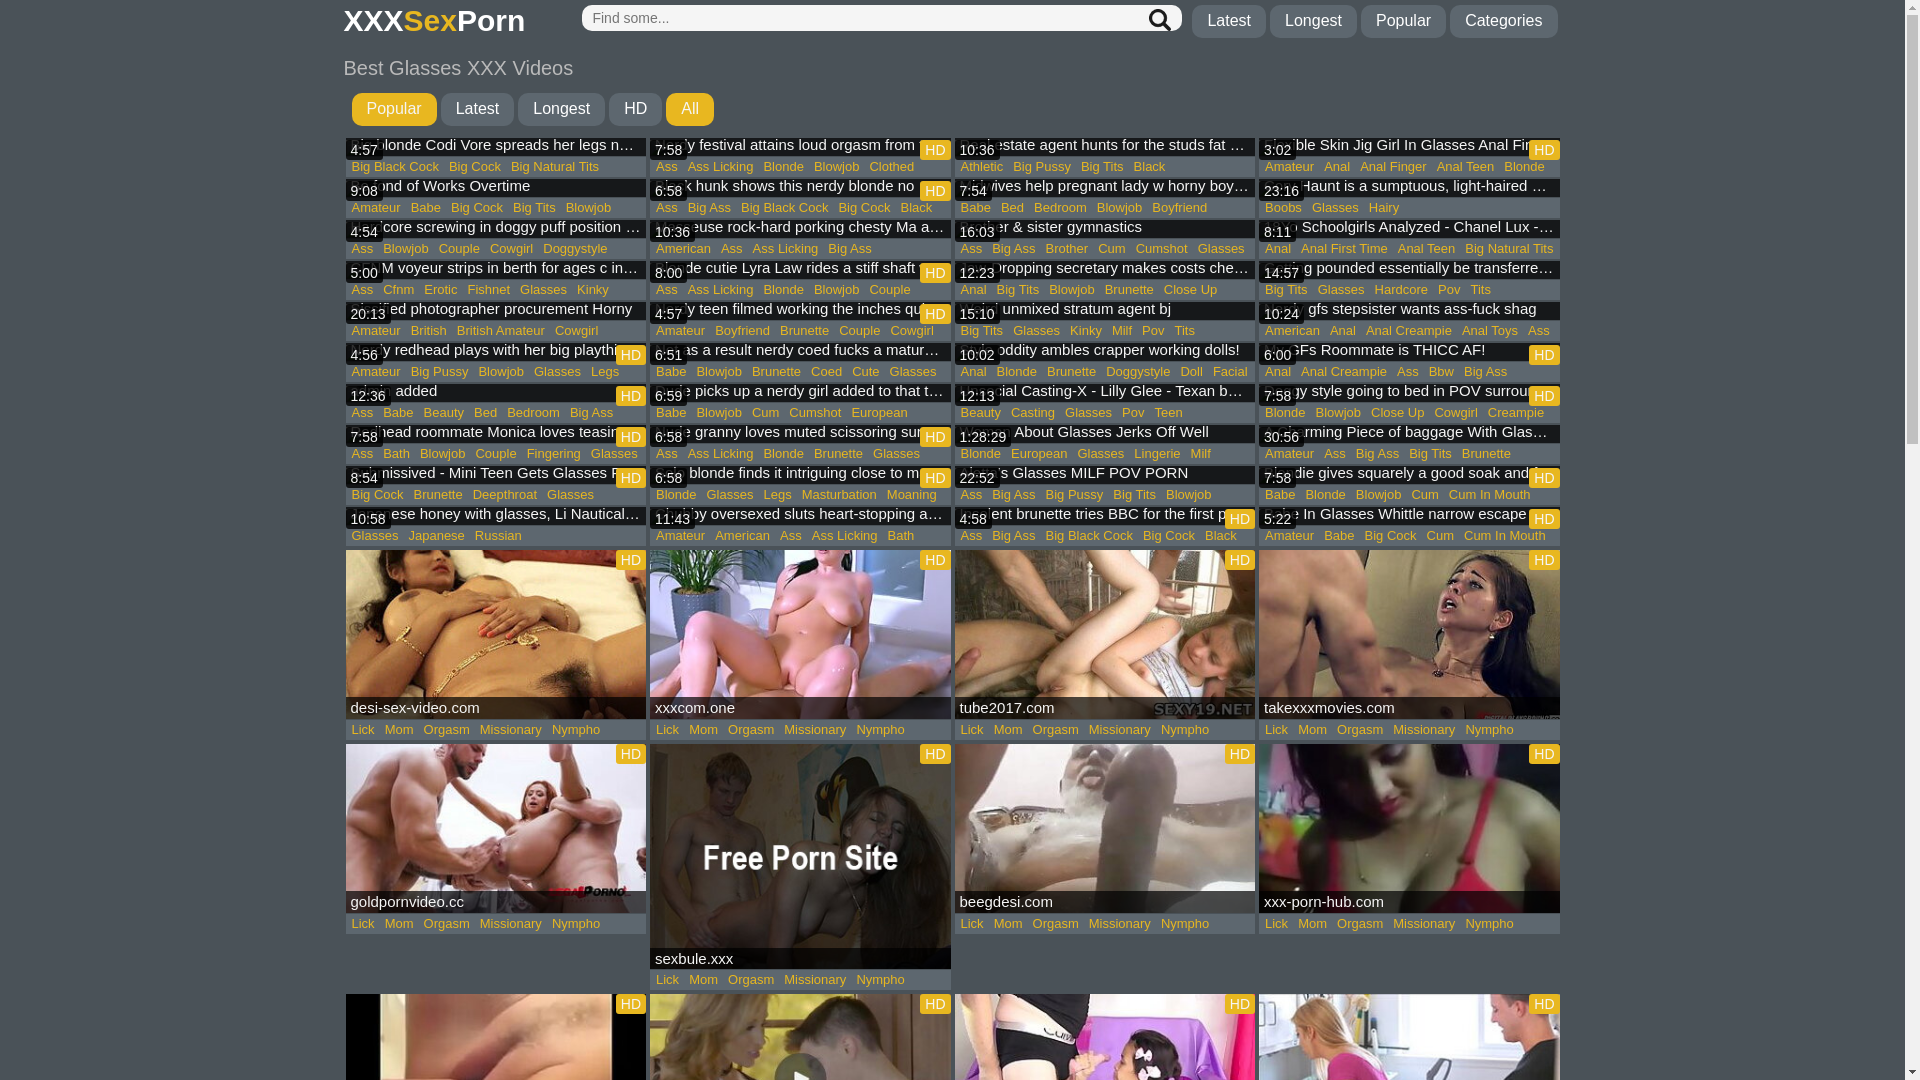  Describe the element at coordinates (720, 165) in the screenshot. I see `'Ass Licking'` at that location.